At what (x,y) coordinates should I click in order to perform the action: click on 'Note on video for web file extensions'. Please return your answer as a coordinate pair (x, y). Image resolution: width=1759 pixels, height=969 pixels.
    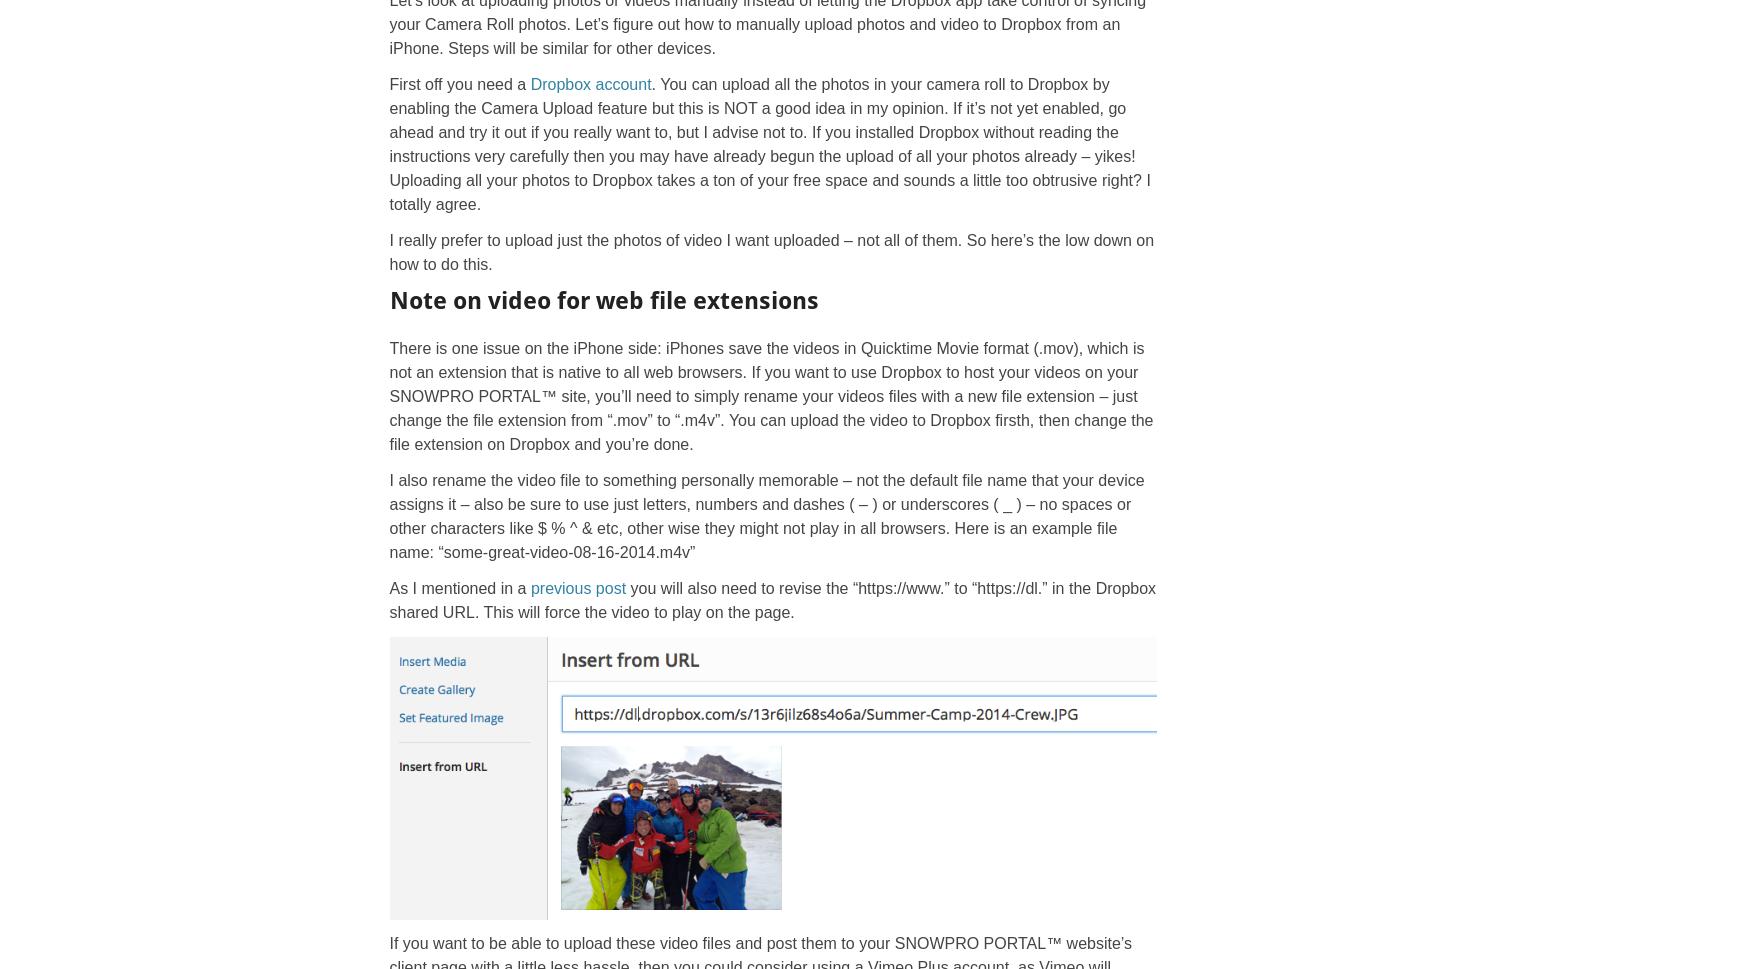
    Looking at the image, I should click on (602, 300).